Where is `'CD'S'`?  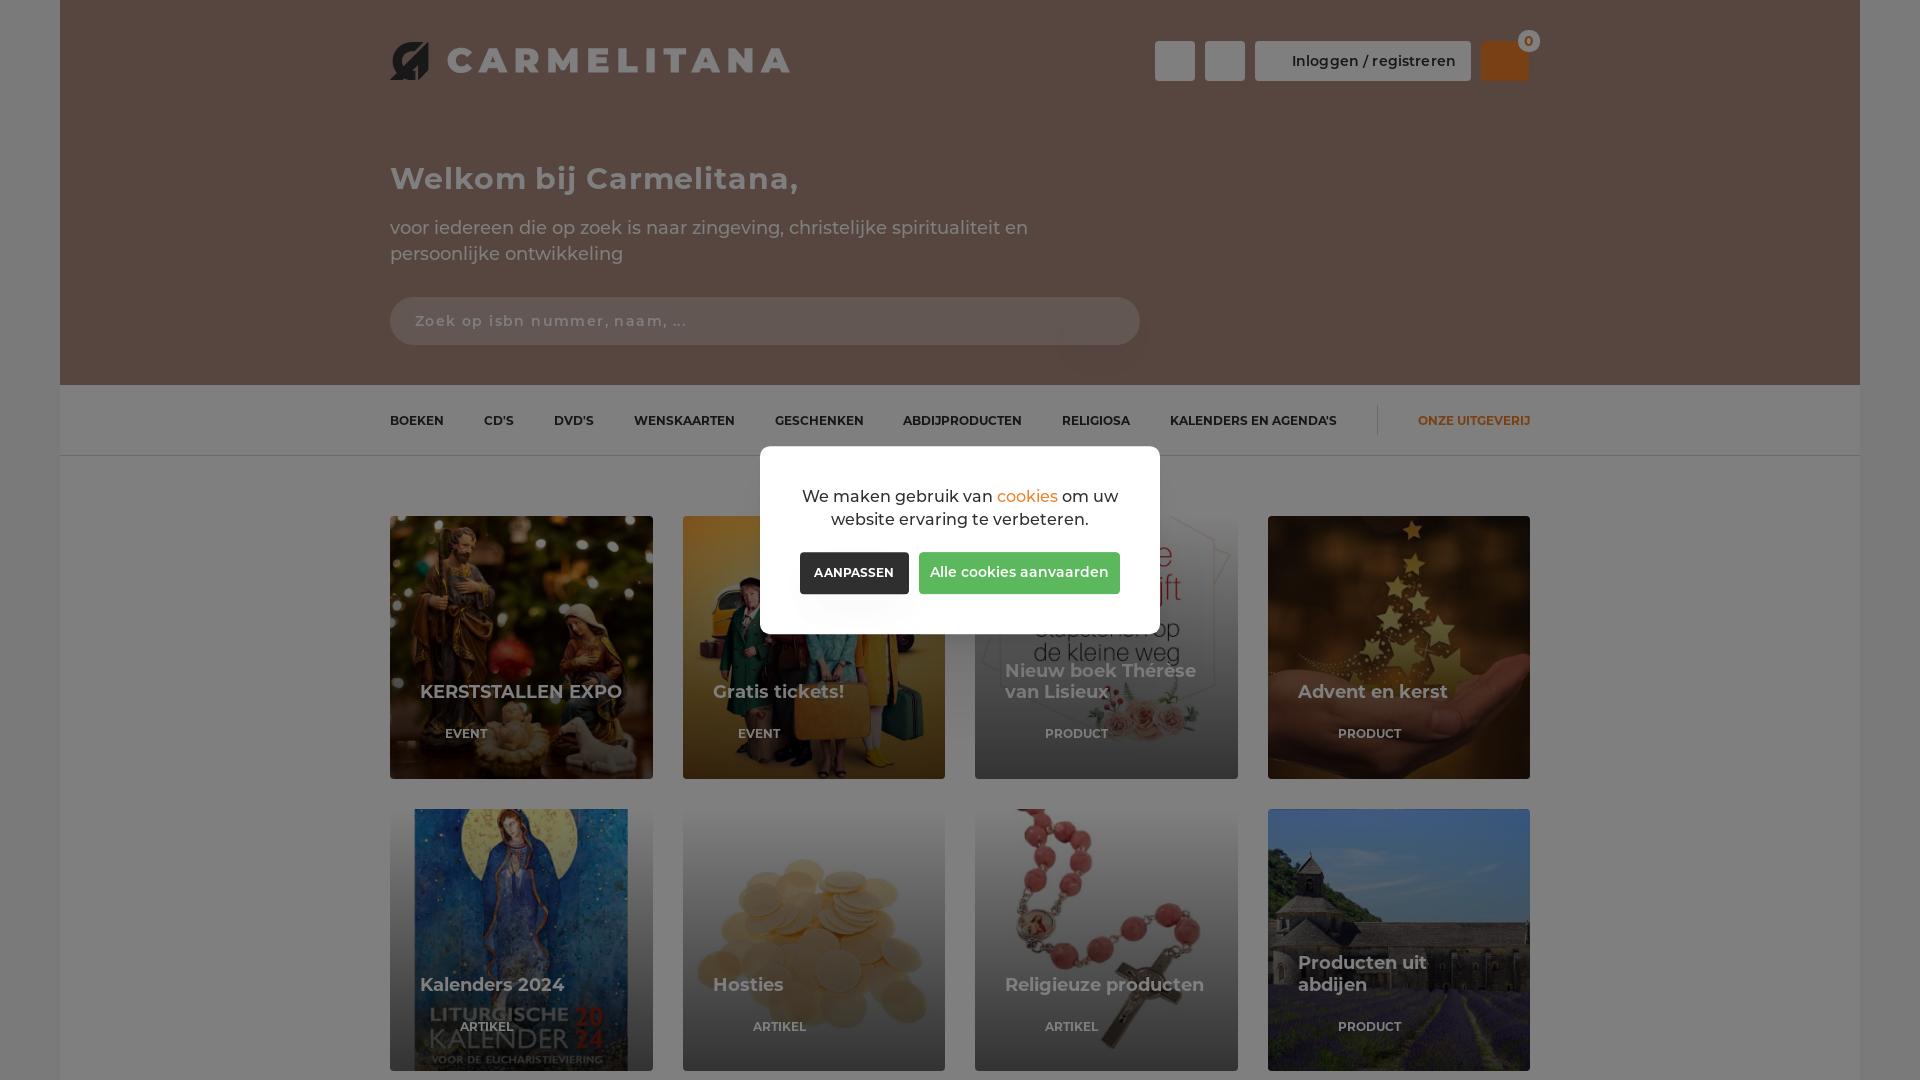
'CD'S' is located at coordinates (499, 419).